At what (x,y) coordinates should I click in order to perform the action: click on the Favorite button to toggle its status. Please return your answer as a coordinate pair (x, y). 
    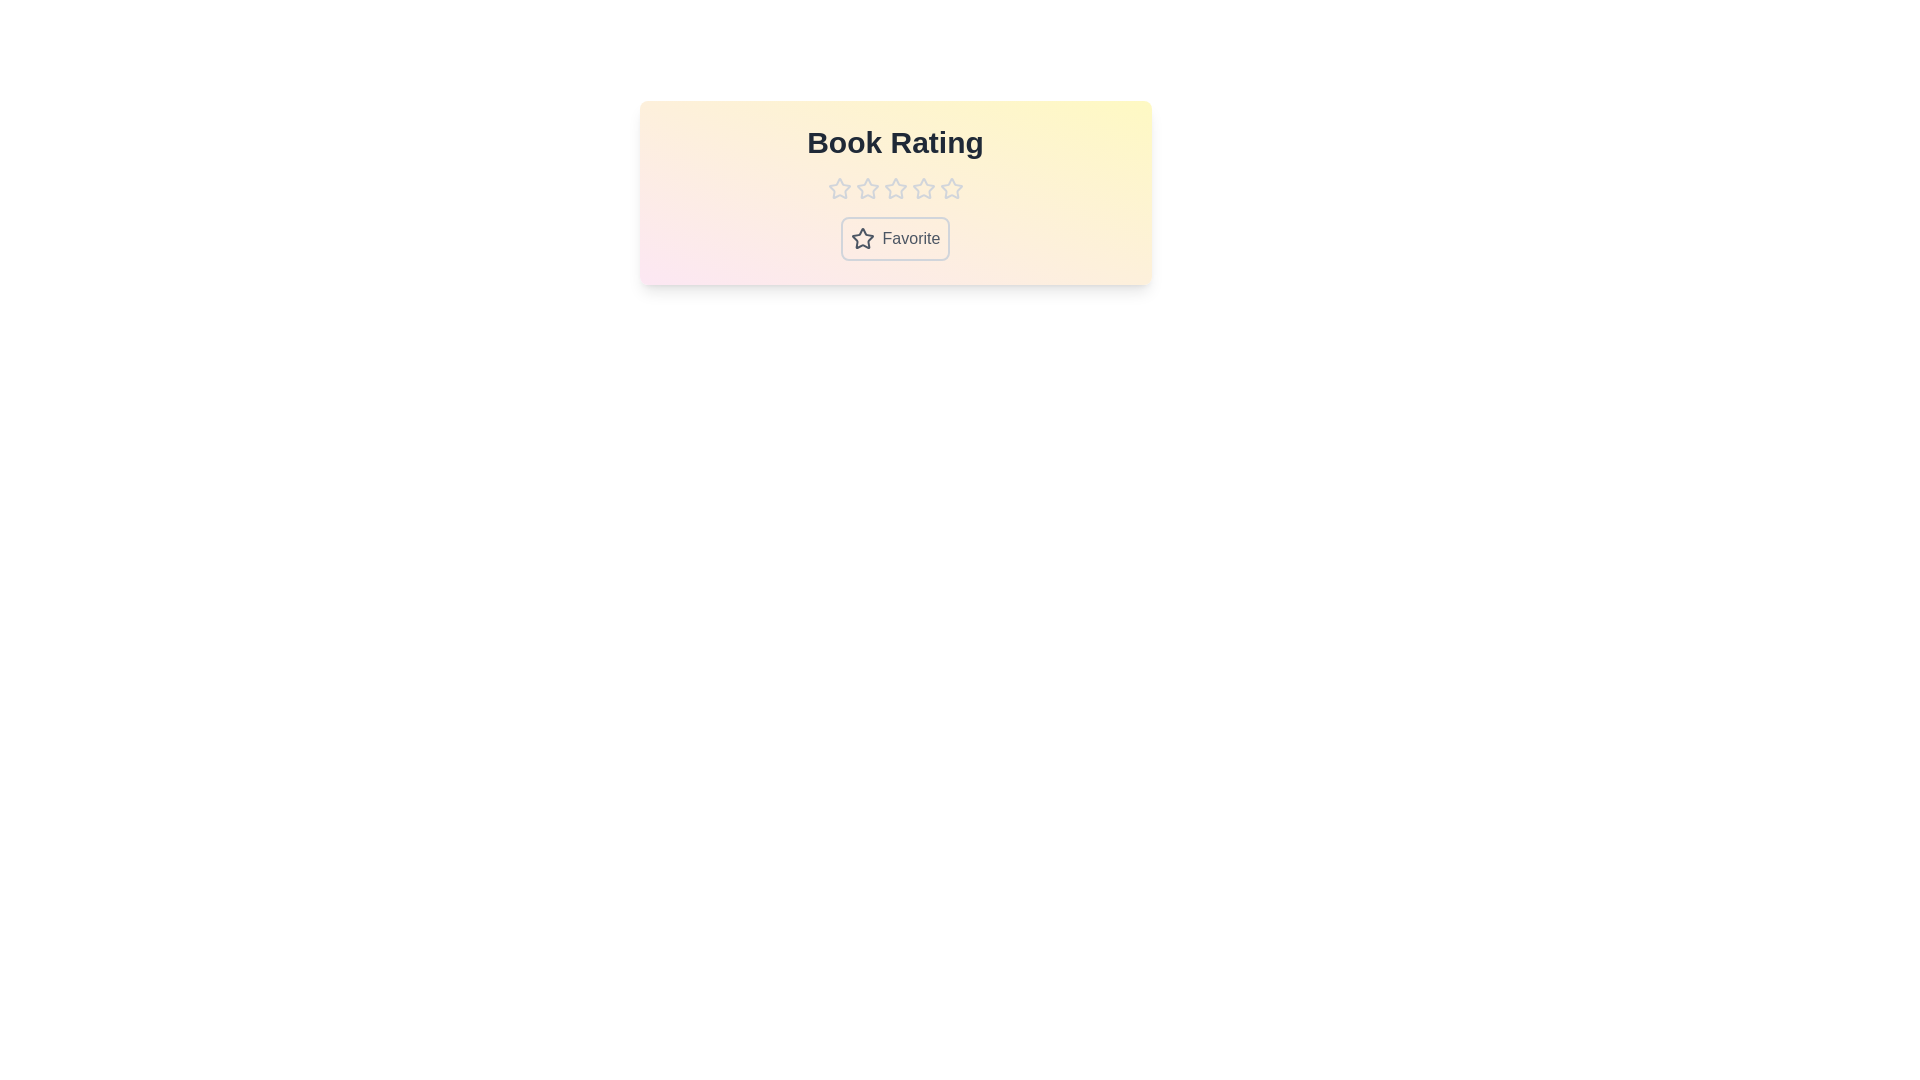
    Looking at the image, I should click on (894, 238).